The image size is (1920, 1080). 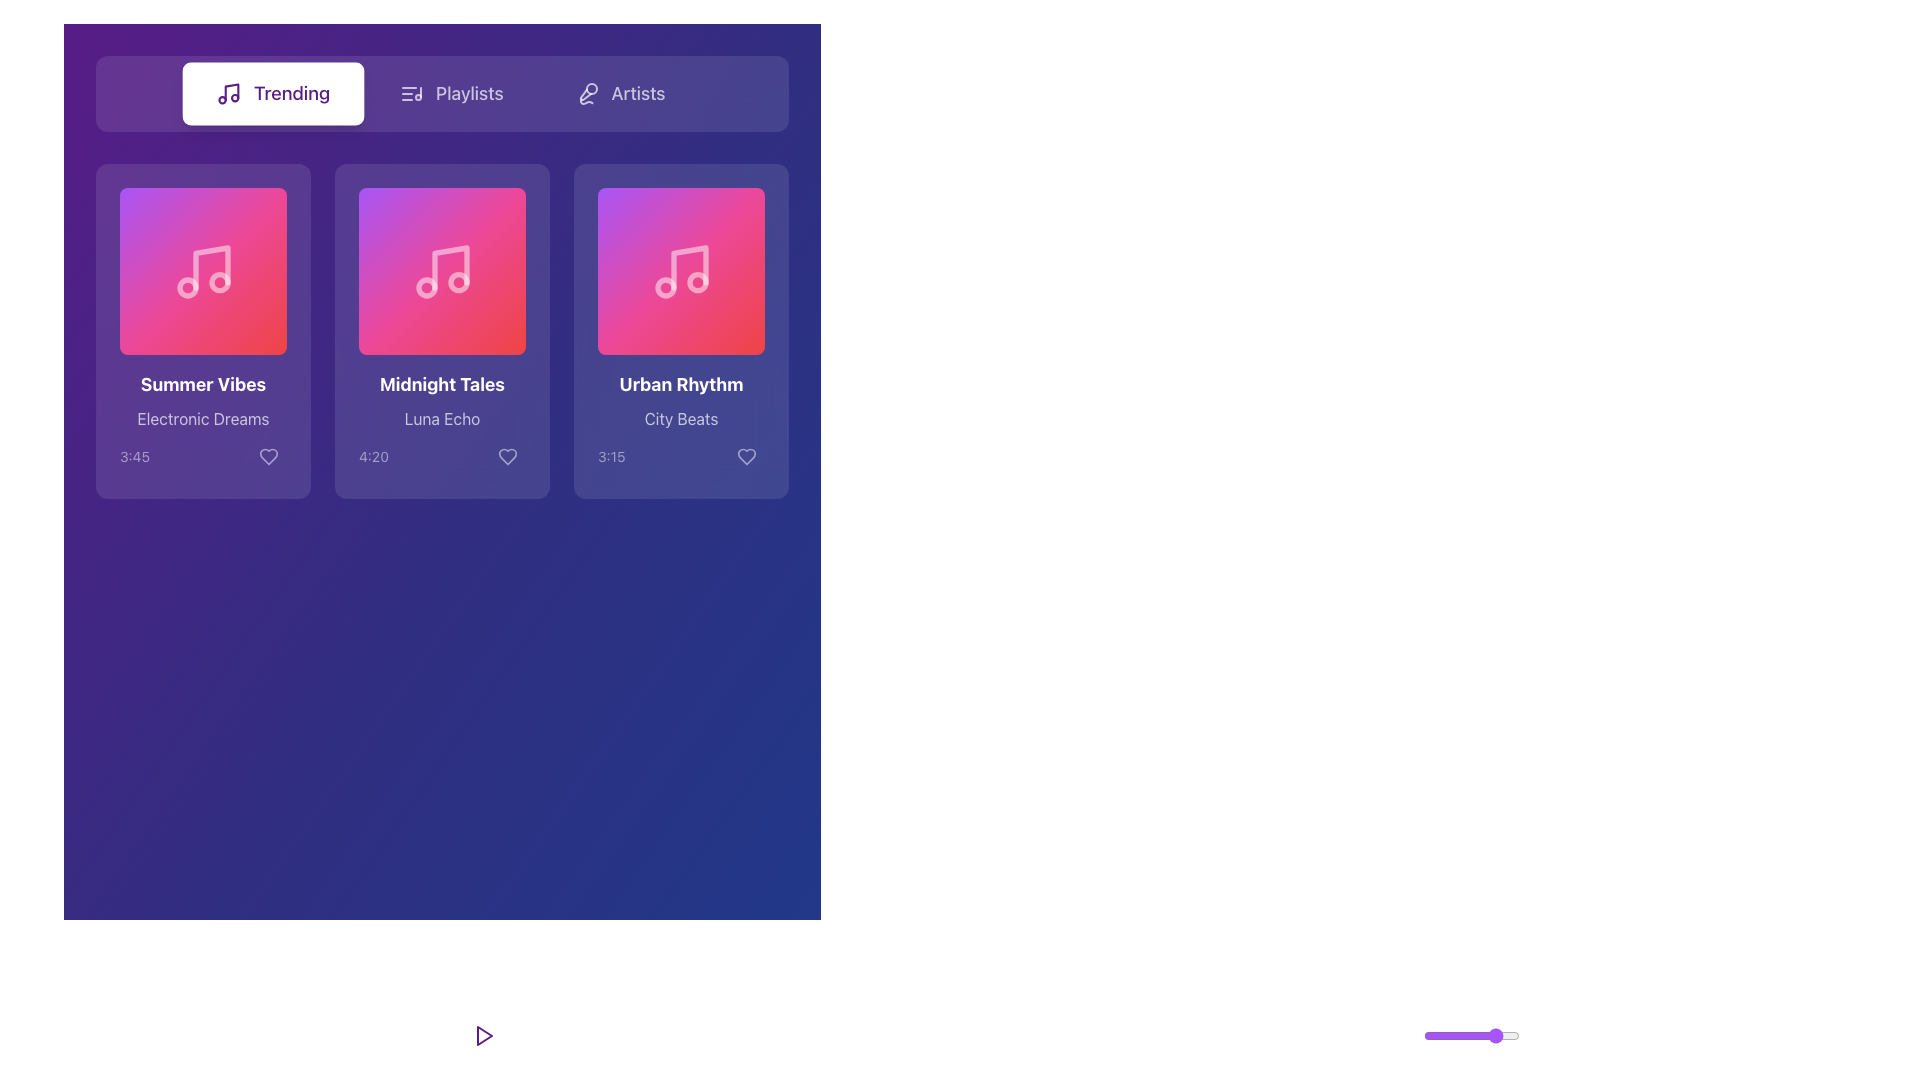 I want to click on the musical note icon, which is the central element of the 'Midnight Tales' card, positioned in the middle tile of a horizontally arranged card grid, so click(x=449, y=266).